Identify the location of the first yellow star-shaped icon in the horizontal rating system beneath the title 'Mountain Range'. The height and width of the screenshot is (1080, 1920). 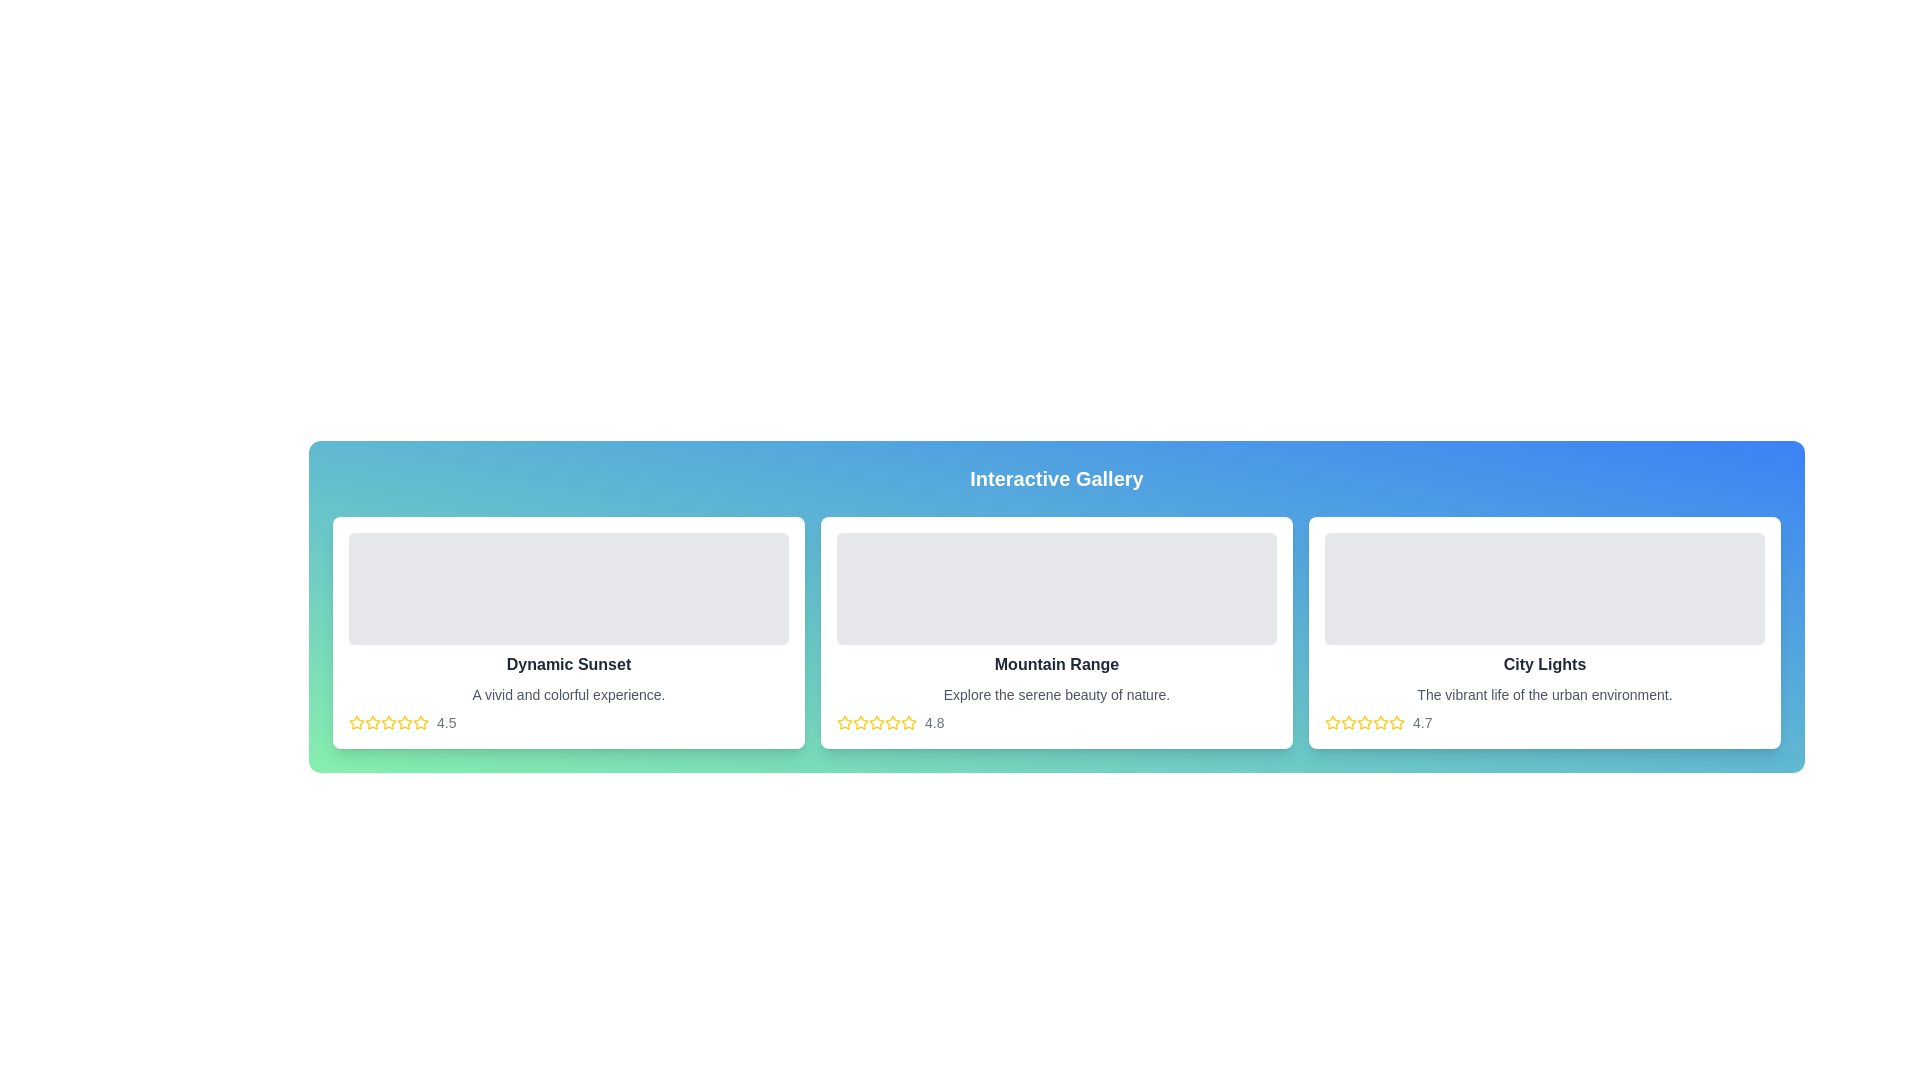
(860, 722).